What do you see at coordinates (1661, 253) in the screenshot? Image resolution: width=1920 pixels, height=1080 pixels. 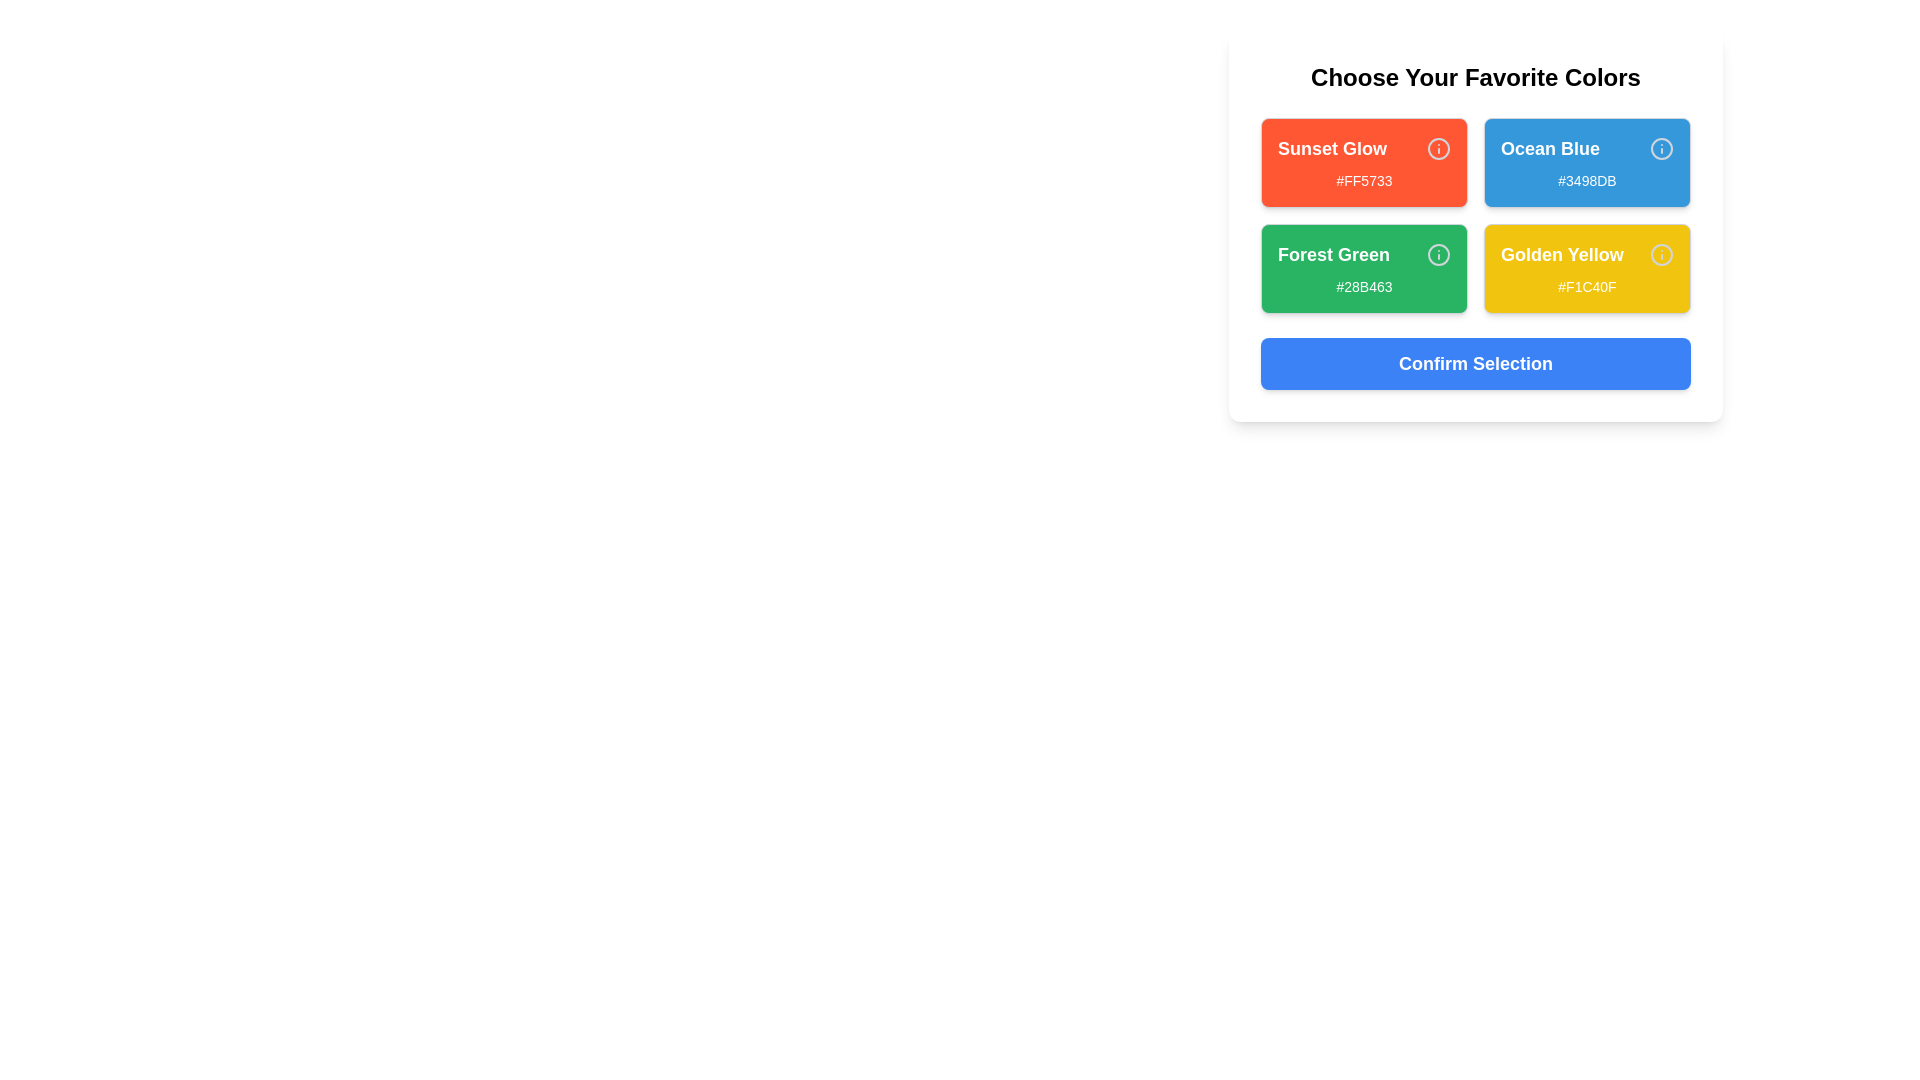 I see `the 'Info' icon for the color Golden Yellow` at bounding box center [1661, 253].